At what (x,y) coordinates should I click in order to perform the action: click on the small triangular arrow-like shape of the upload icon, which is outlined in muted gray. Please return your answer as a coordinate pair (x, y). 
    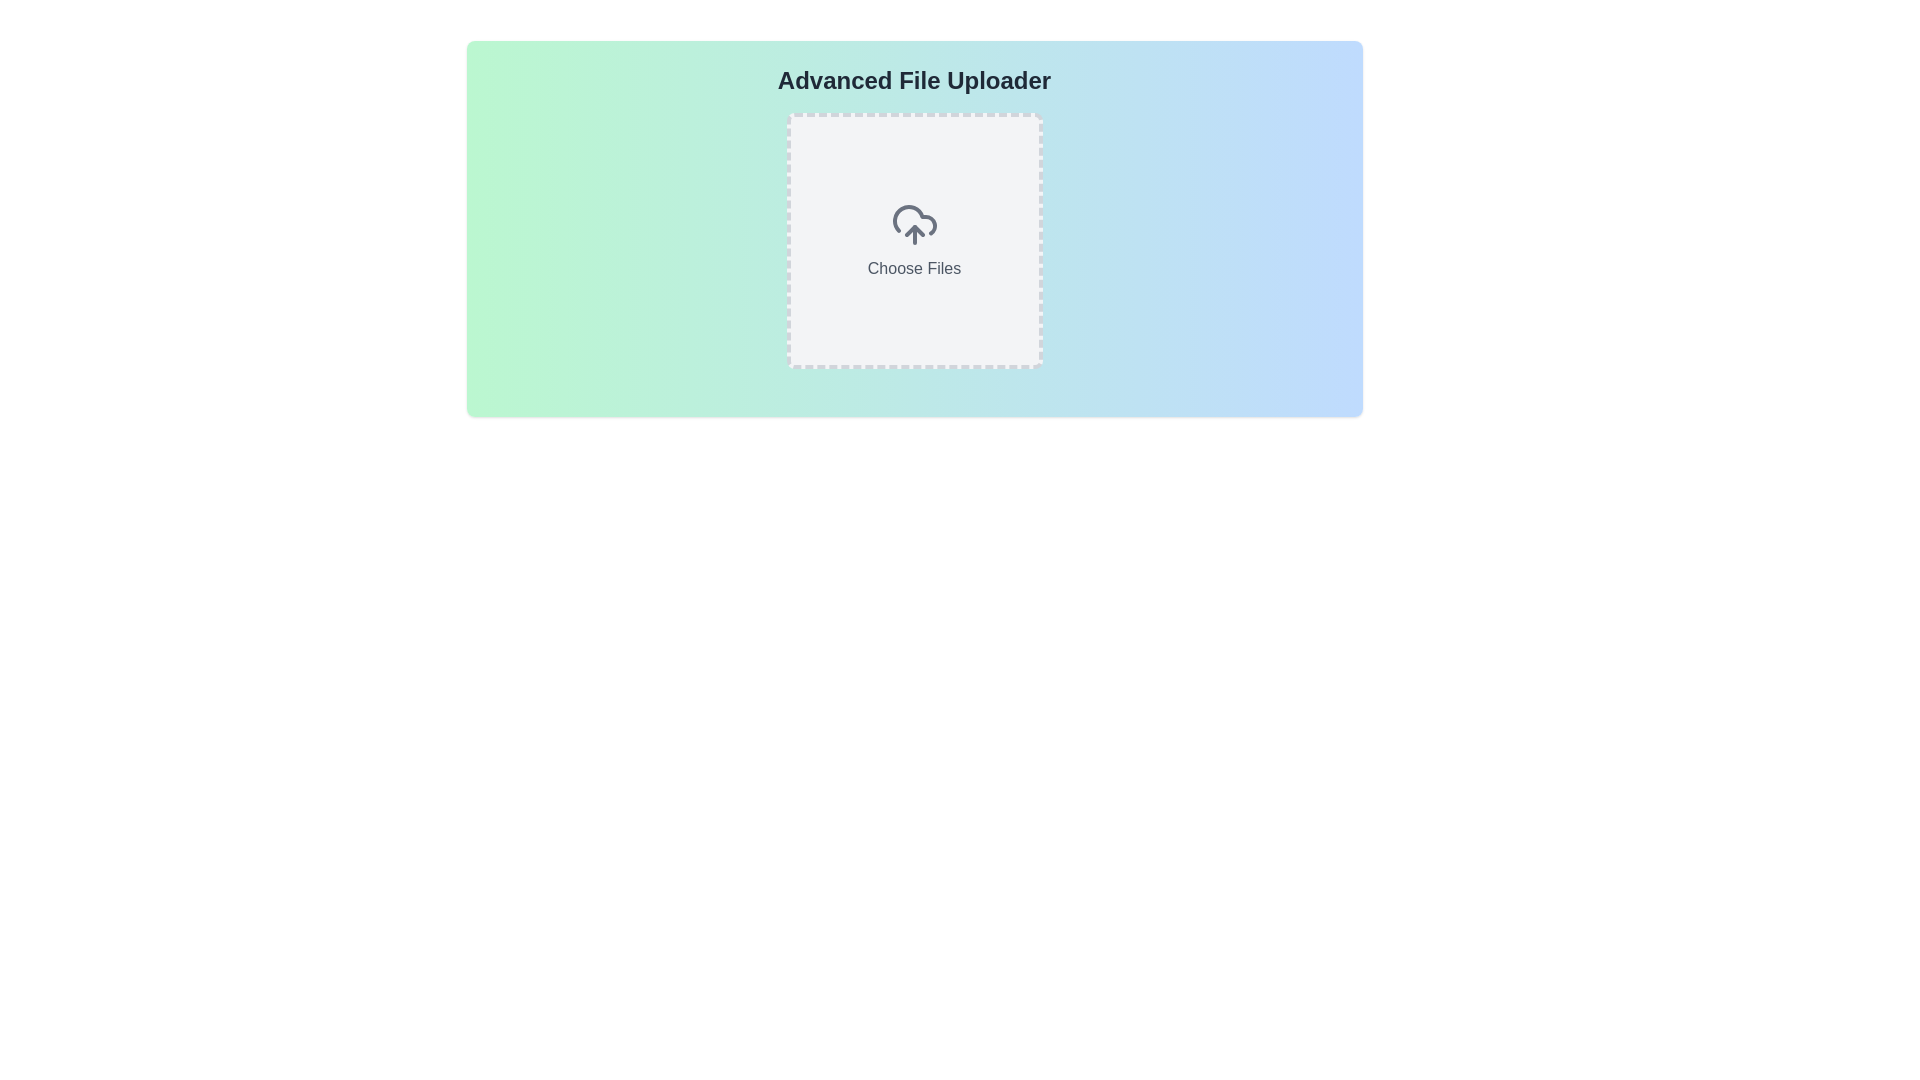
    Looking at the image, I should click on (913, 230).